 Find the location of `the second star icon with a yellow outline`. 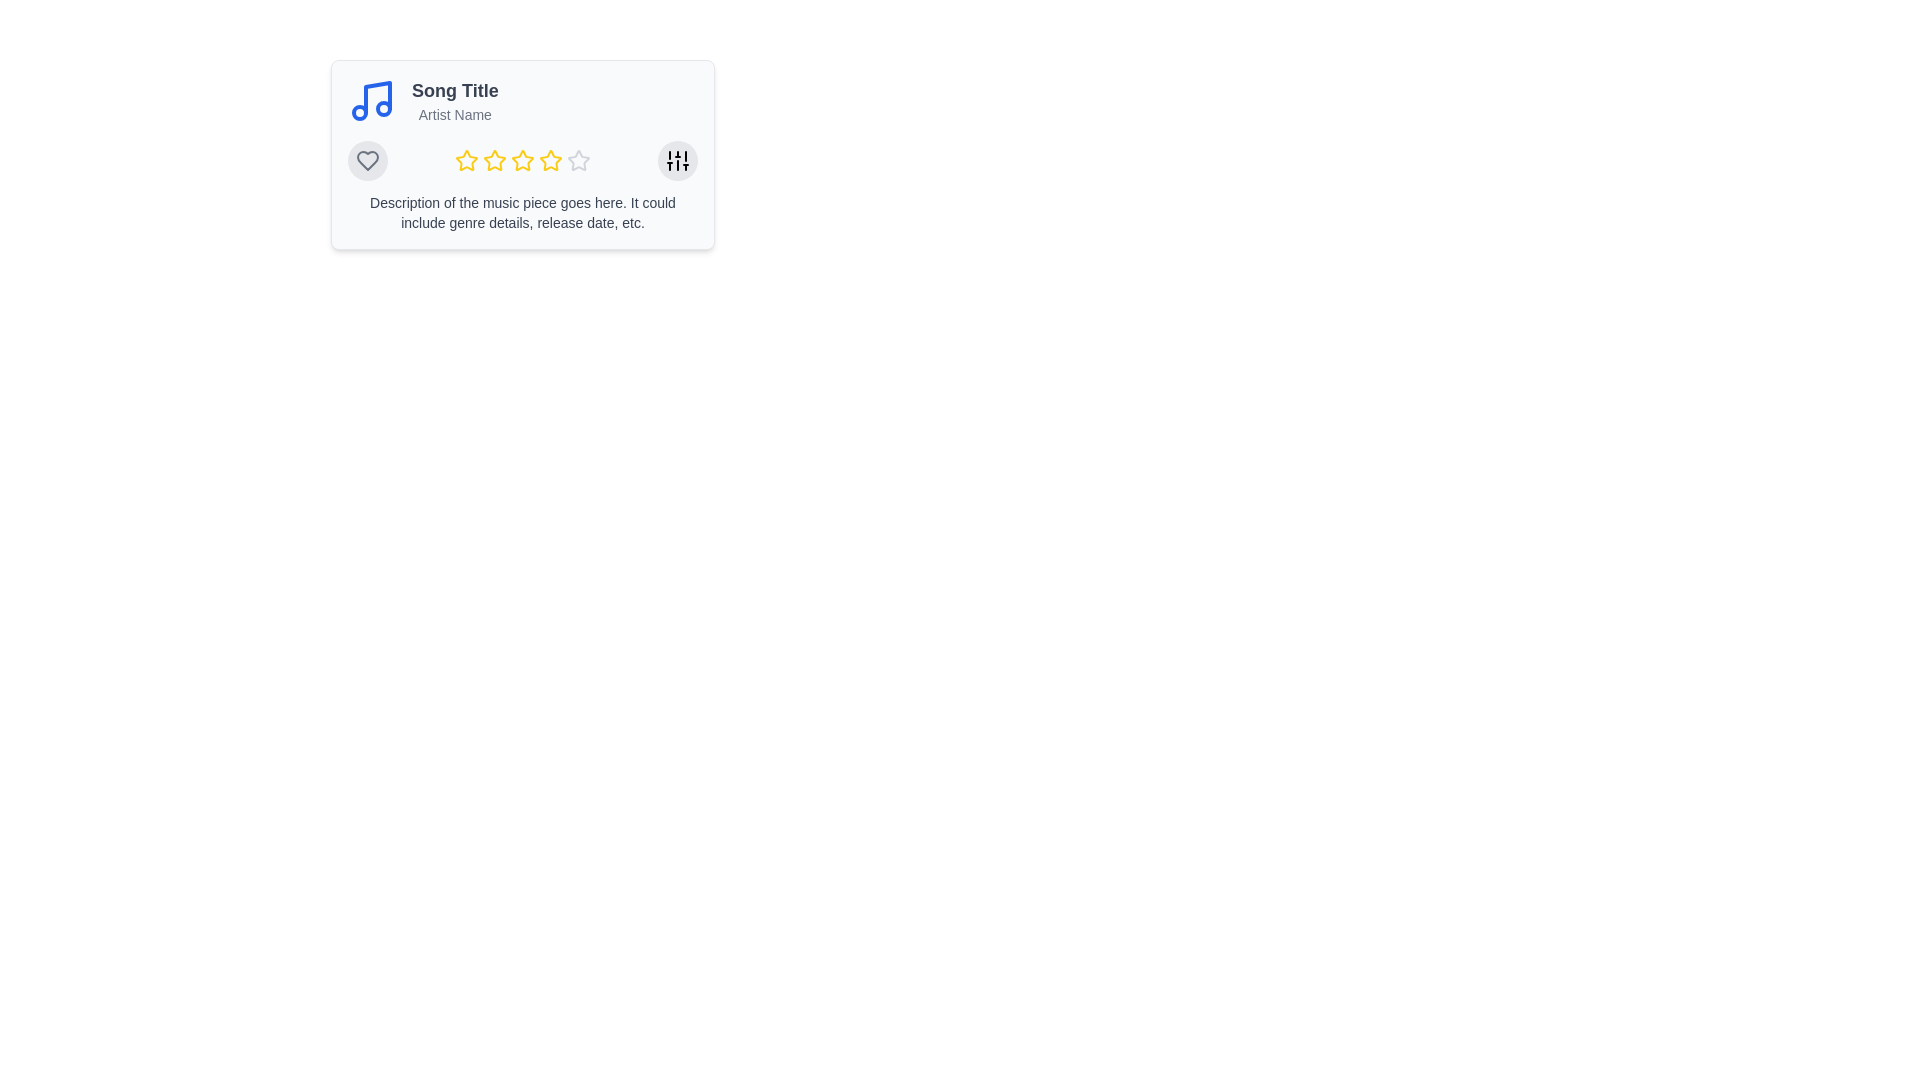

the second star icon with a yellow outline is located at coordinates (494, 159).